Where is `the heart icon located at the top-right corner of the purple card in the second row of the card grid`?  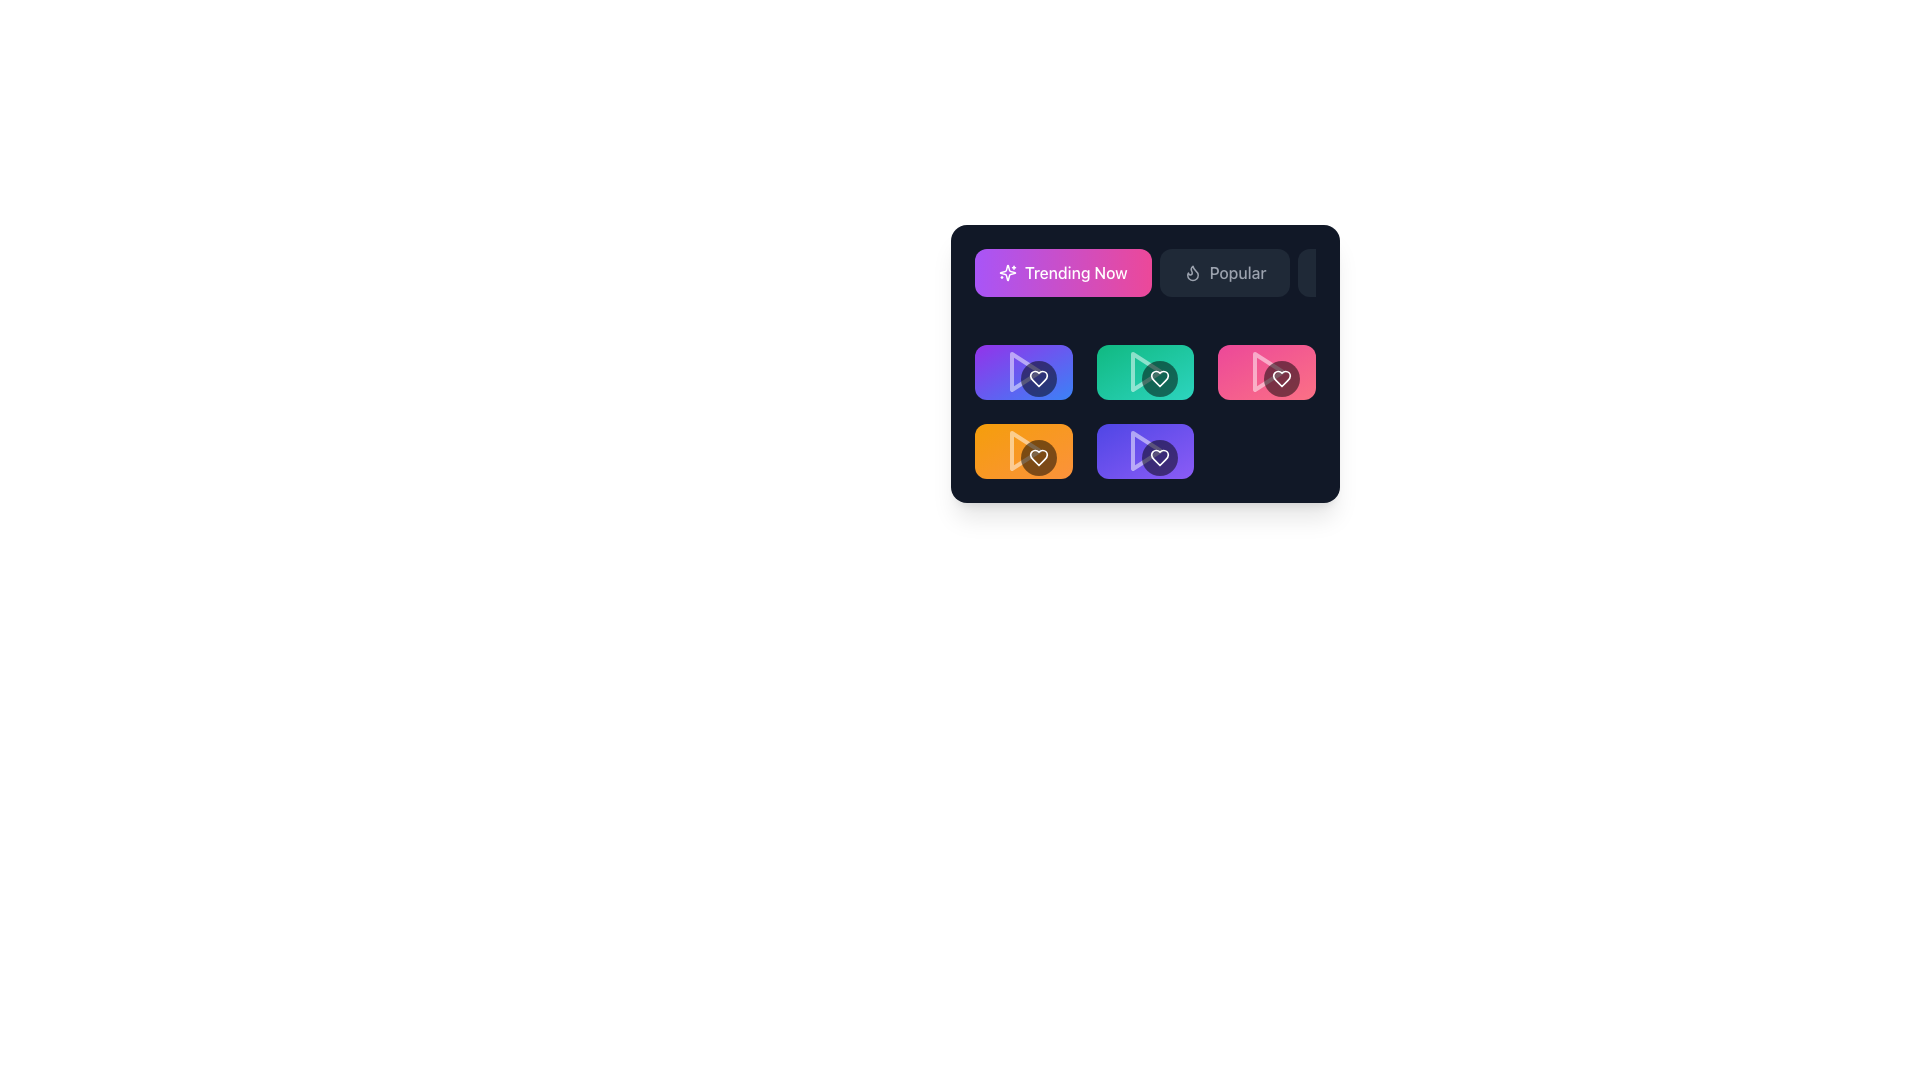
the heart icon located at the top-right corner of the purple card in the second row of the card grid is located at coordinates (1160, 456).